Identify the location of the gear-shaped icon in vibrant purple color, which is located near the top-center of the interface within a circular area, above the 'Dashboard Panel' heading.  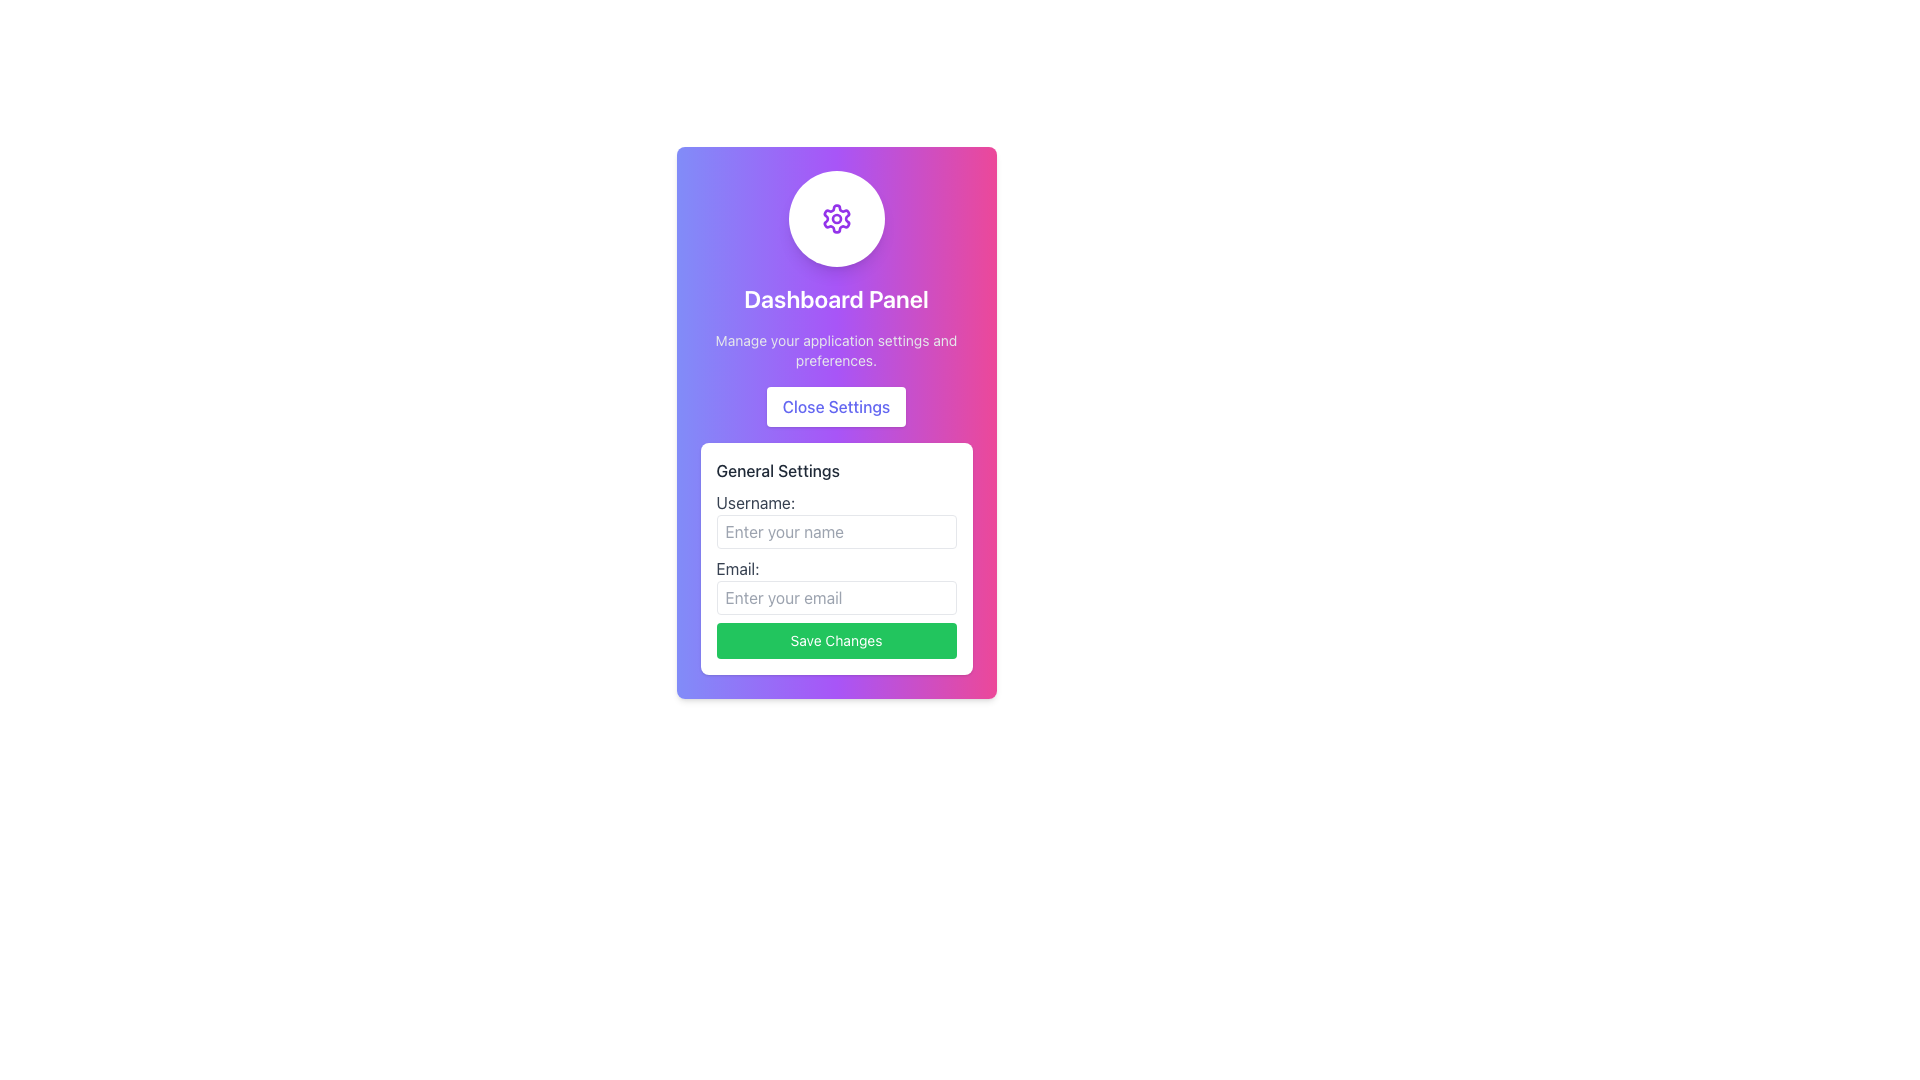
(836, 219).